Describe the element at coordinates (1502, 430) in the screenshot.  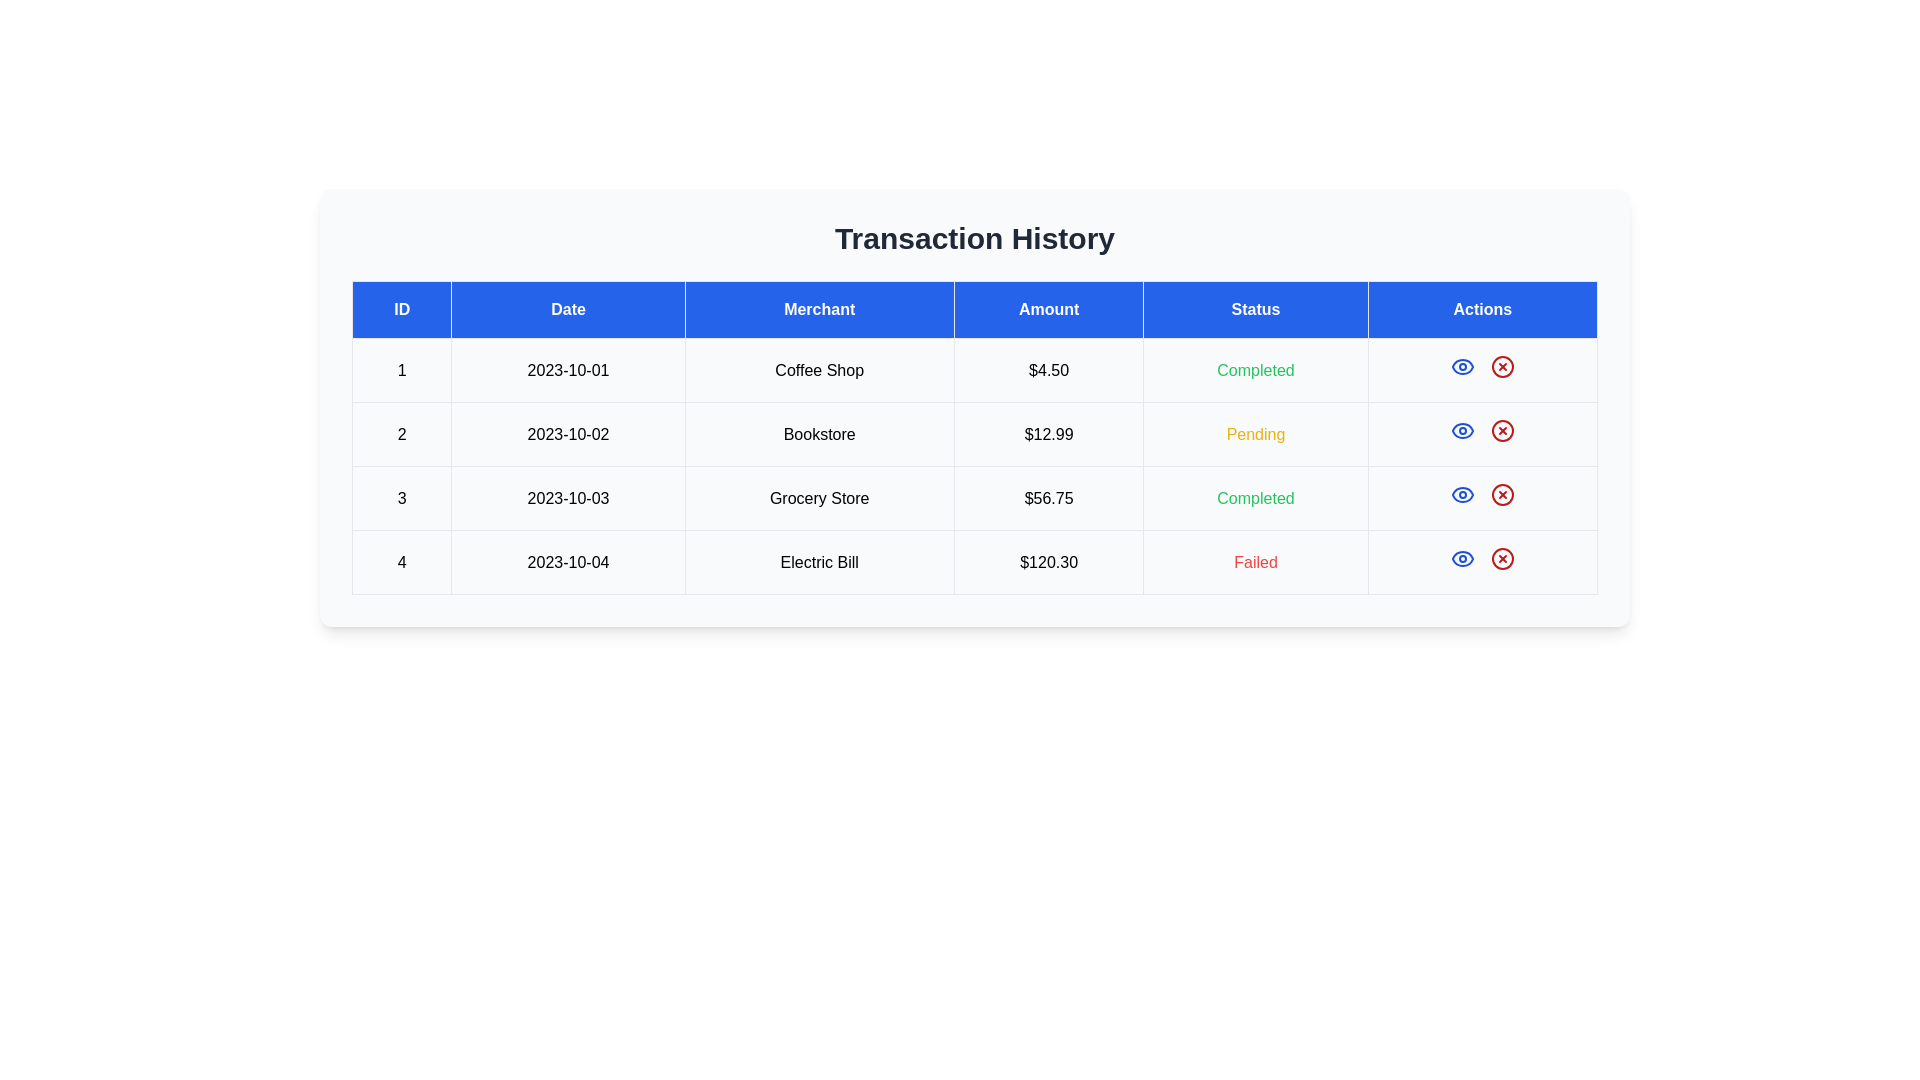
I see `the delete button for transaction with ID 2` at that location.